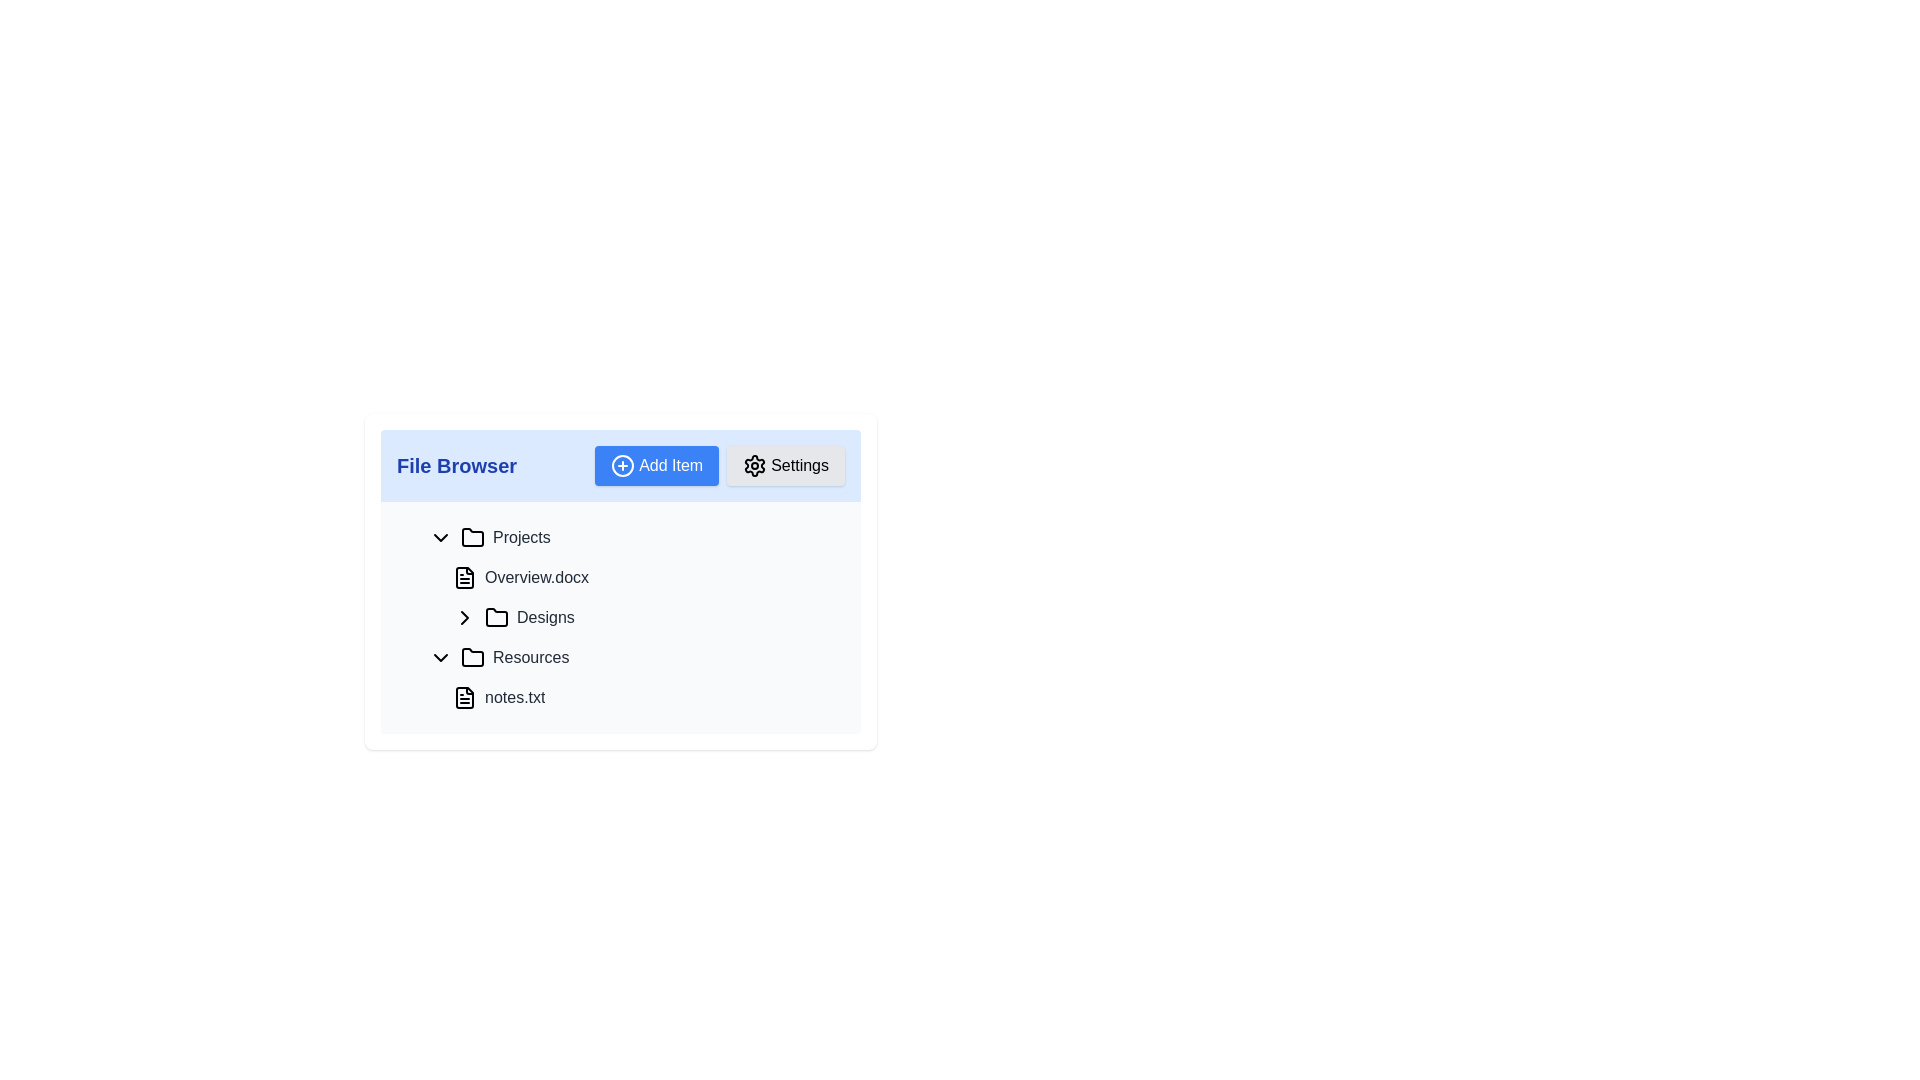 This screenshot has width=1920, height=1080. What do you see at coordinates (800, 466) in the screenshot?
I see `the Text Label that describes the settings button, located at the top-right corner of the interface, next to the 'Add Item' button` at bounding box center [800, 466].